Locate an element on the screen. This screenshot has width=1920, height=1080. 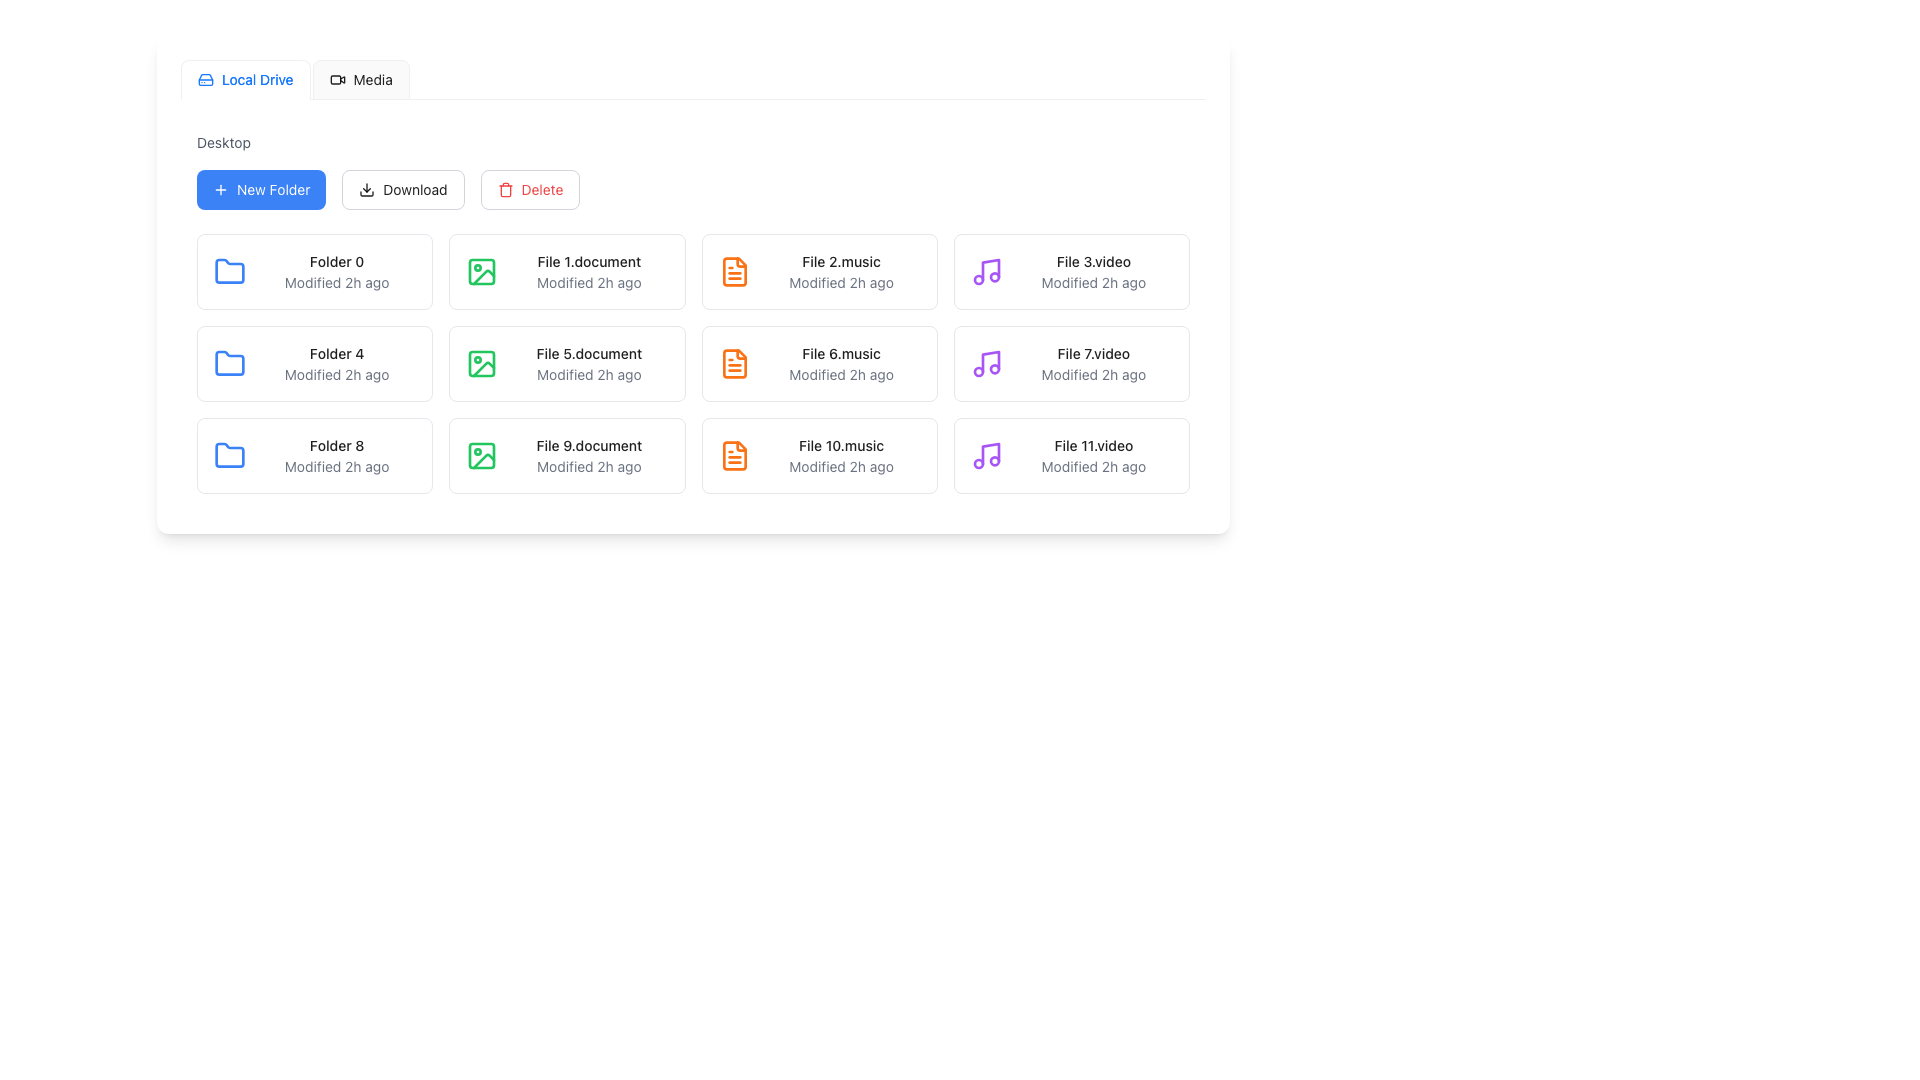
the file entry list item displaying the filename and modification time is located at coordinates (1070, 455).